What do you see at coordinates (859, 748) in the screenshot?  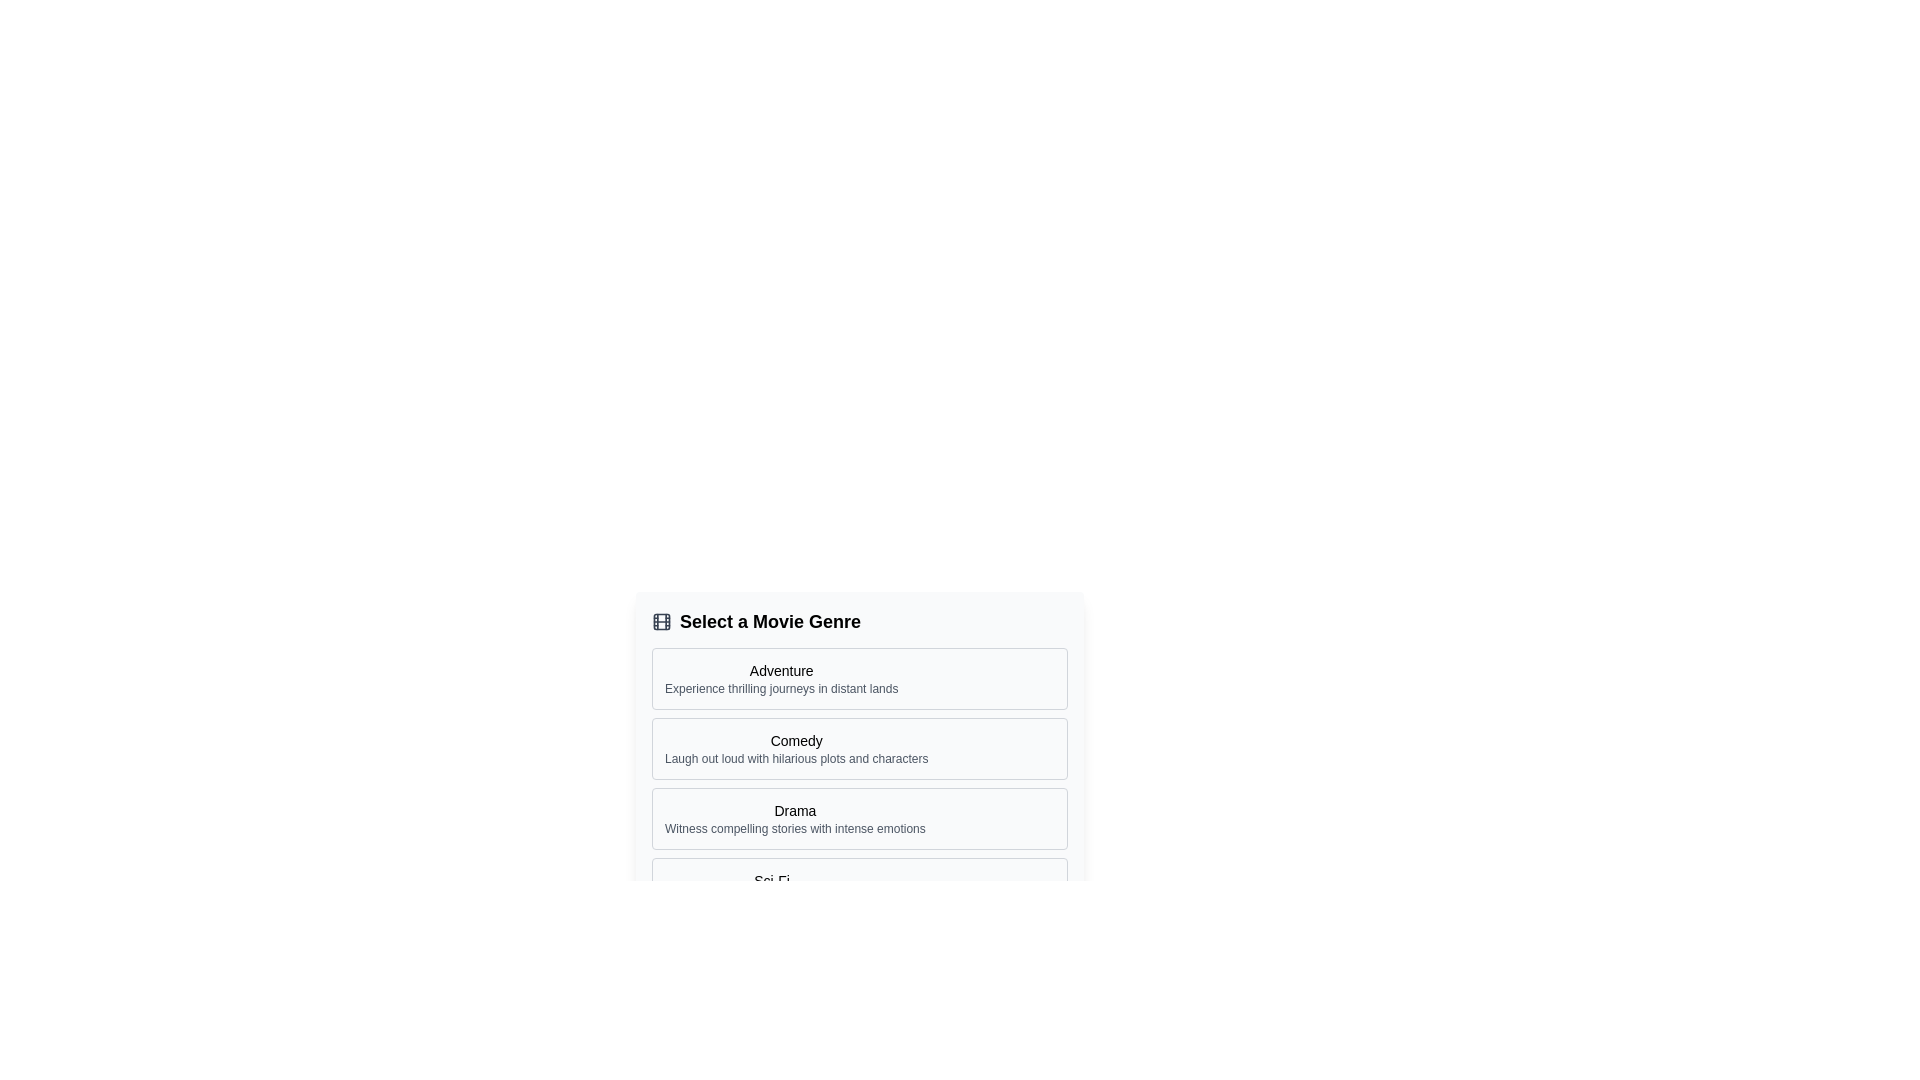 I see `the 'Comedy' genre card, which is the second card in the vertical stack of four cards under the section 'Select a Movie Genre'` at bounding box center [859, 748].